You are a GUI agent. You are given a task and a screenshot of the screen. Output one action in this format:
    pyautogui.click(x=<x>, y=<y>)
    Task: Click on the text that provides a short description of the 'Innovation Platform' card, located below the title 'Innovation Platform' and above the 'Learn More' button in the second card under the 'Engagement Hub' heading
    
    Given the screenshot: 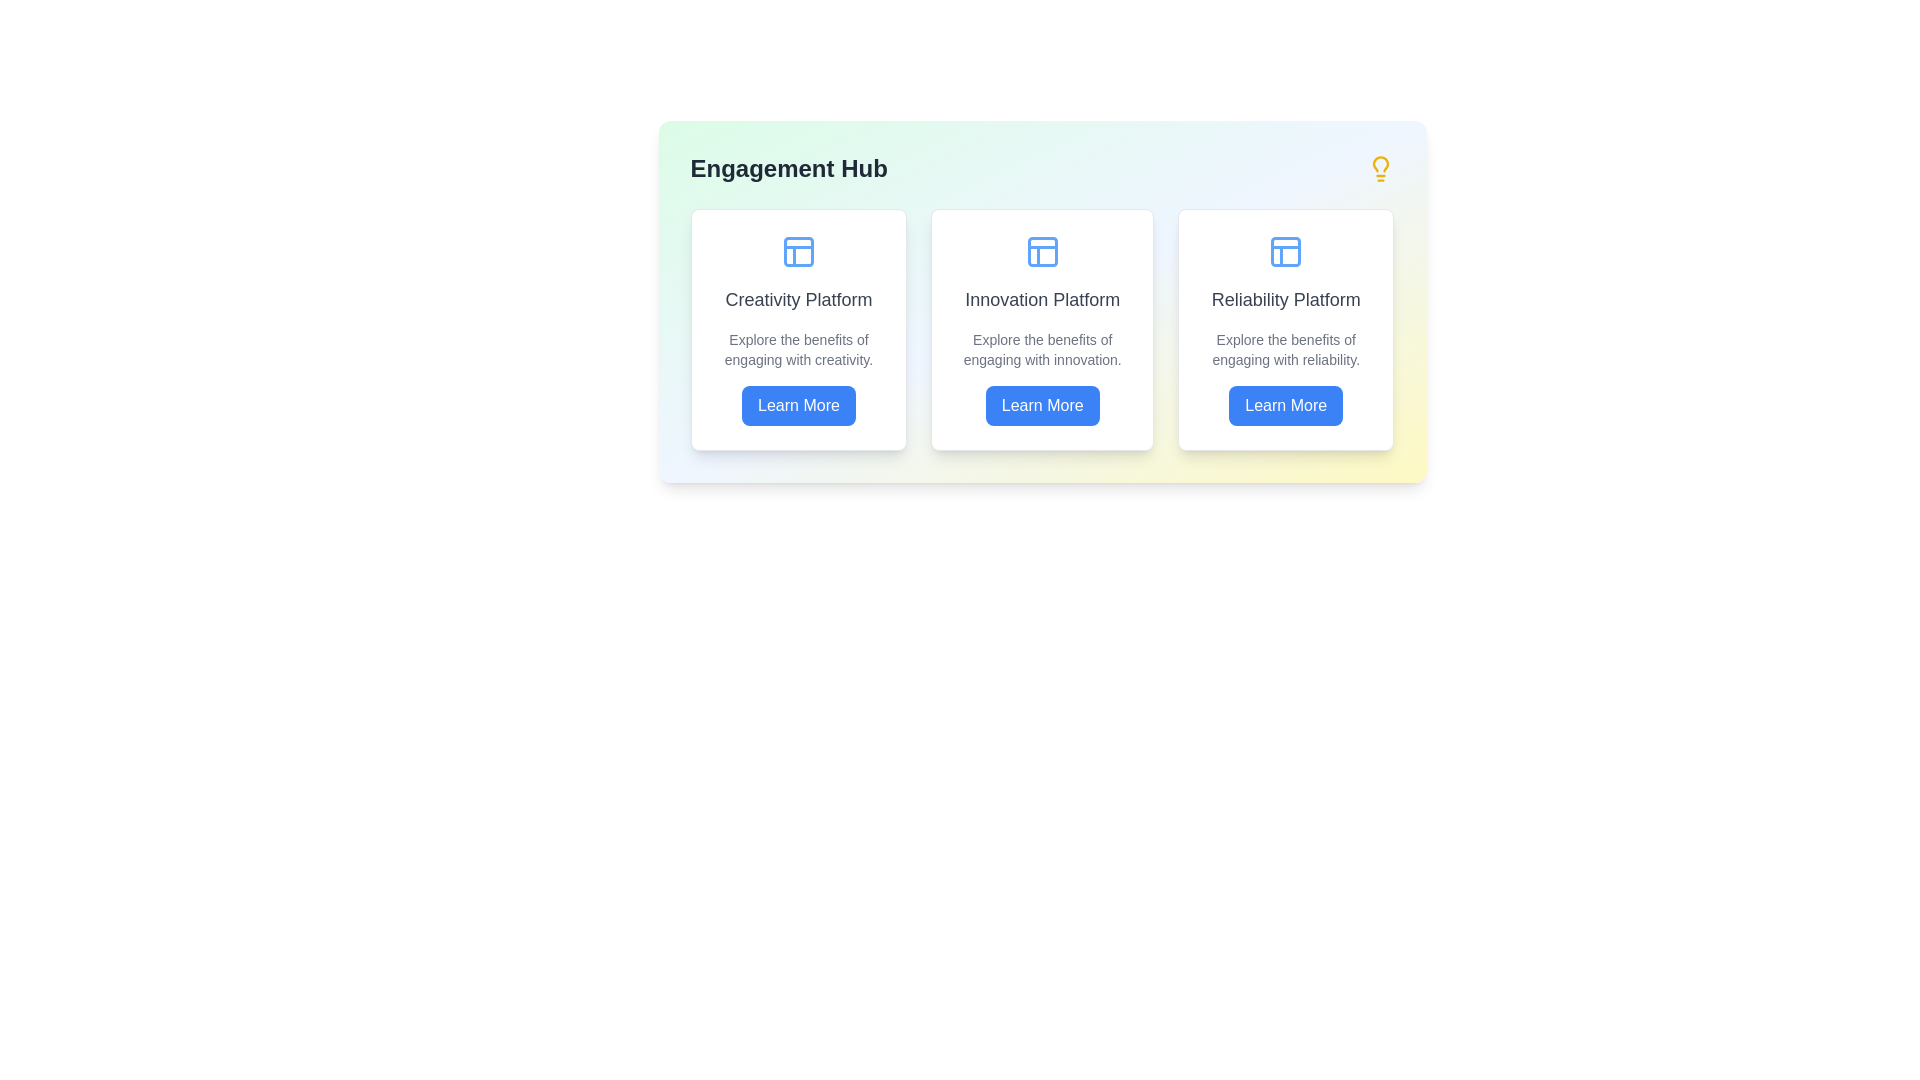 What is the action you would take?
    pyautogui.click(x=1041, y=349)
    